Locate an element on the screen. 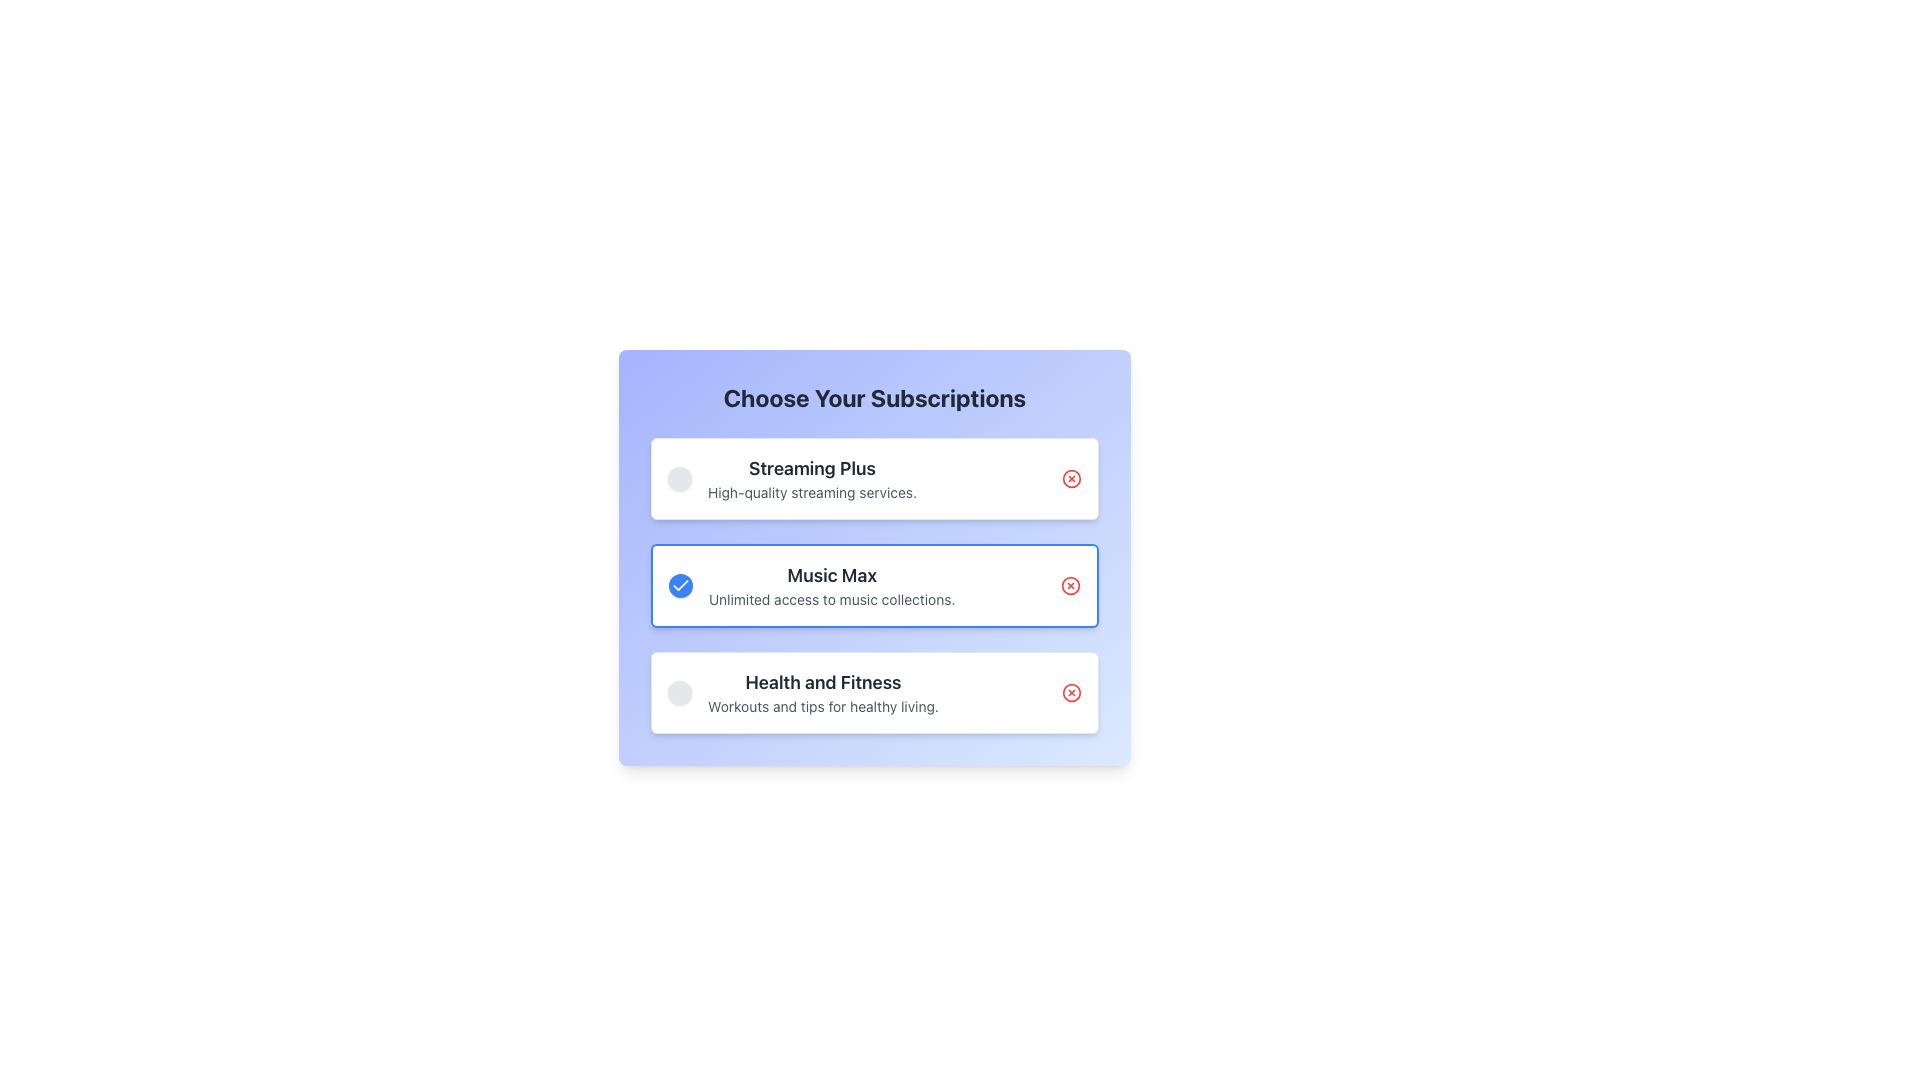 Image resolution: width=1920 pixels, height=1080 pixels. the white checkmark symbol on a blue circular background, which is part of the selected 'Music Max' subscription option, located to the left of the subscription description text is located at coordinates (681, 585).